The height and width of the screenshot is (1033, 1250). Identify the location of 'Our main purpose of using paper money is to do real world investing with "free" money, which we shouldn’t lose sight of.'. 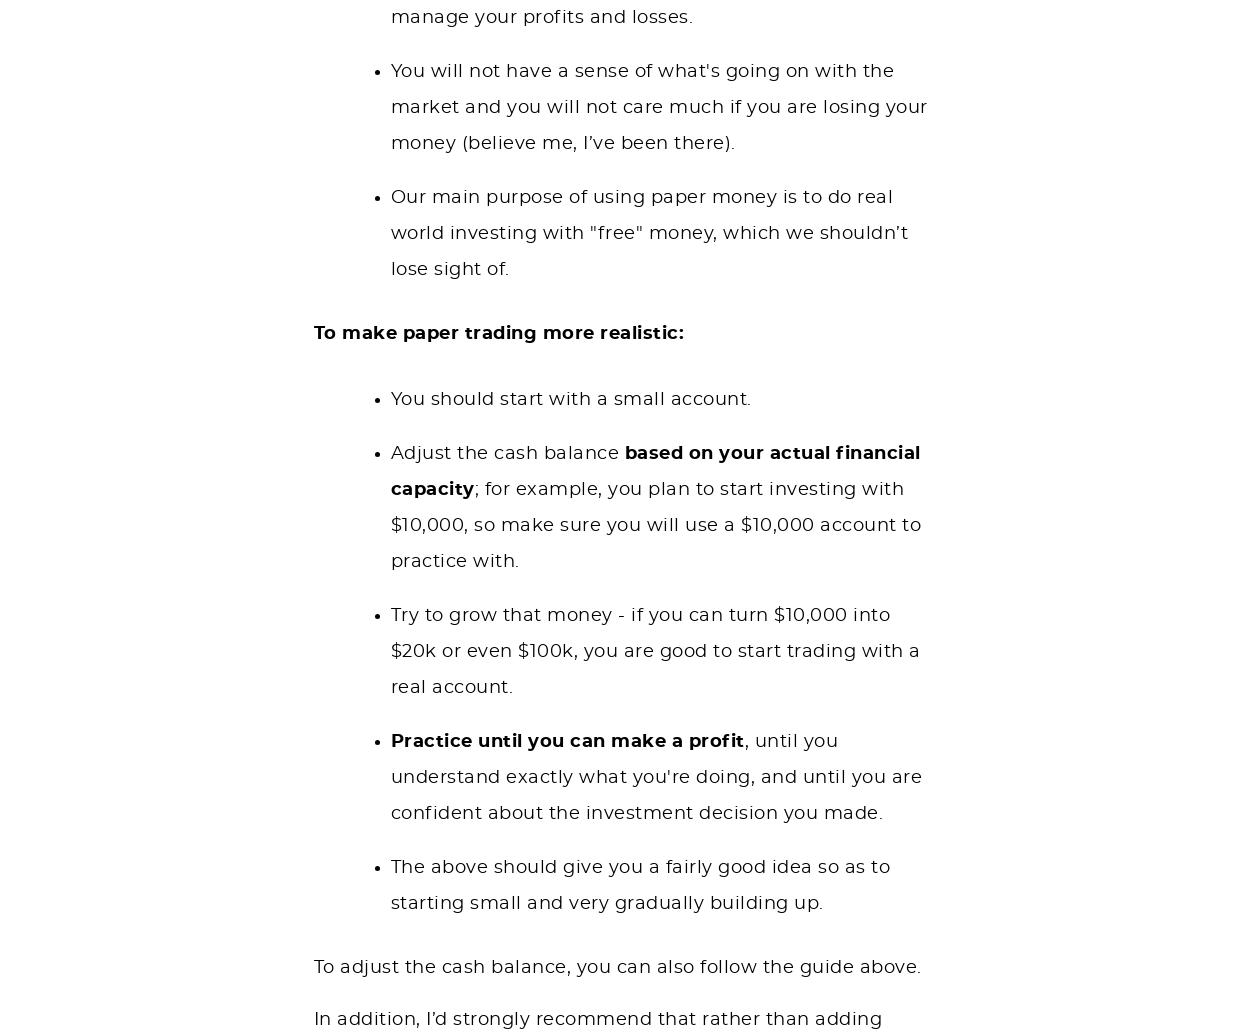
(390, 232).